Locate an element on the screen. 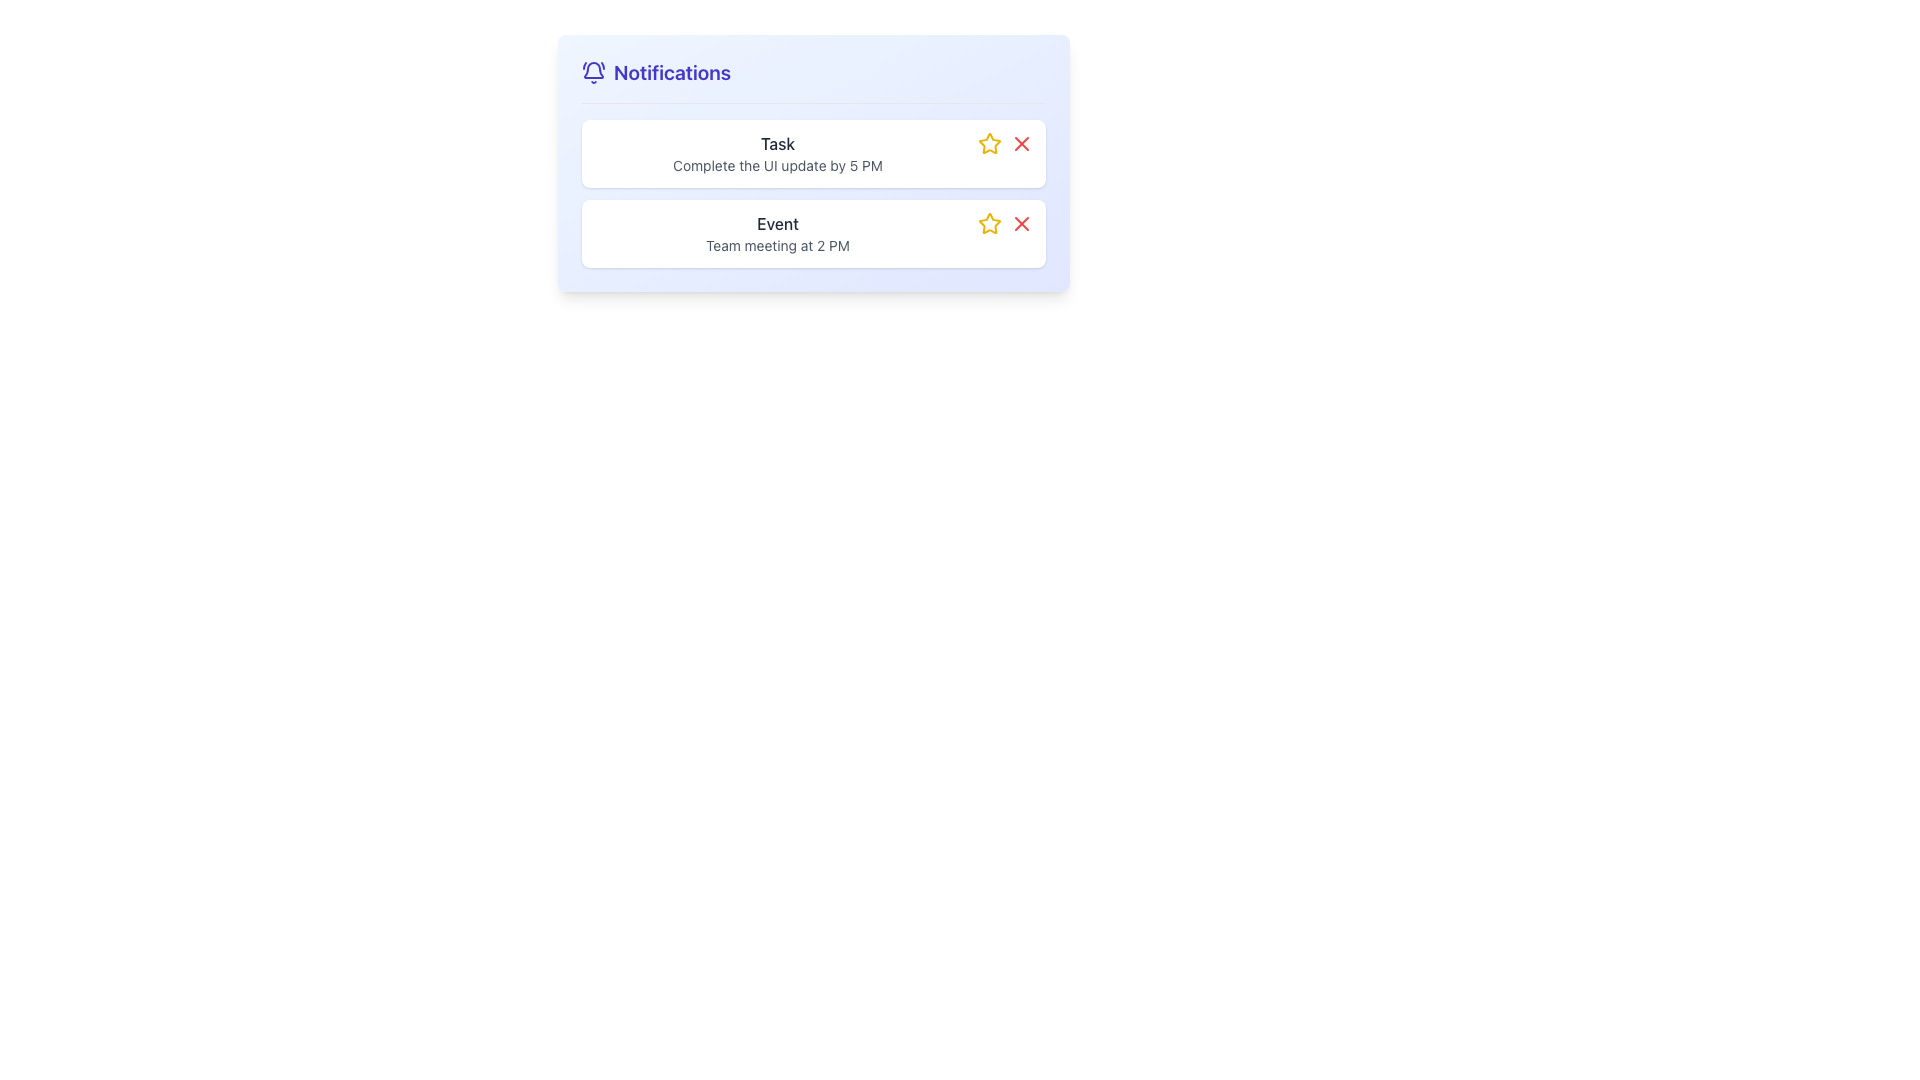  the decorative icon associated with notifications, located is located at coordinates (593, 72).